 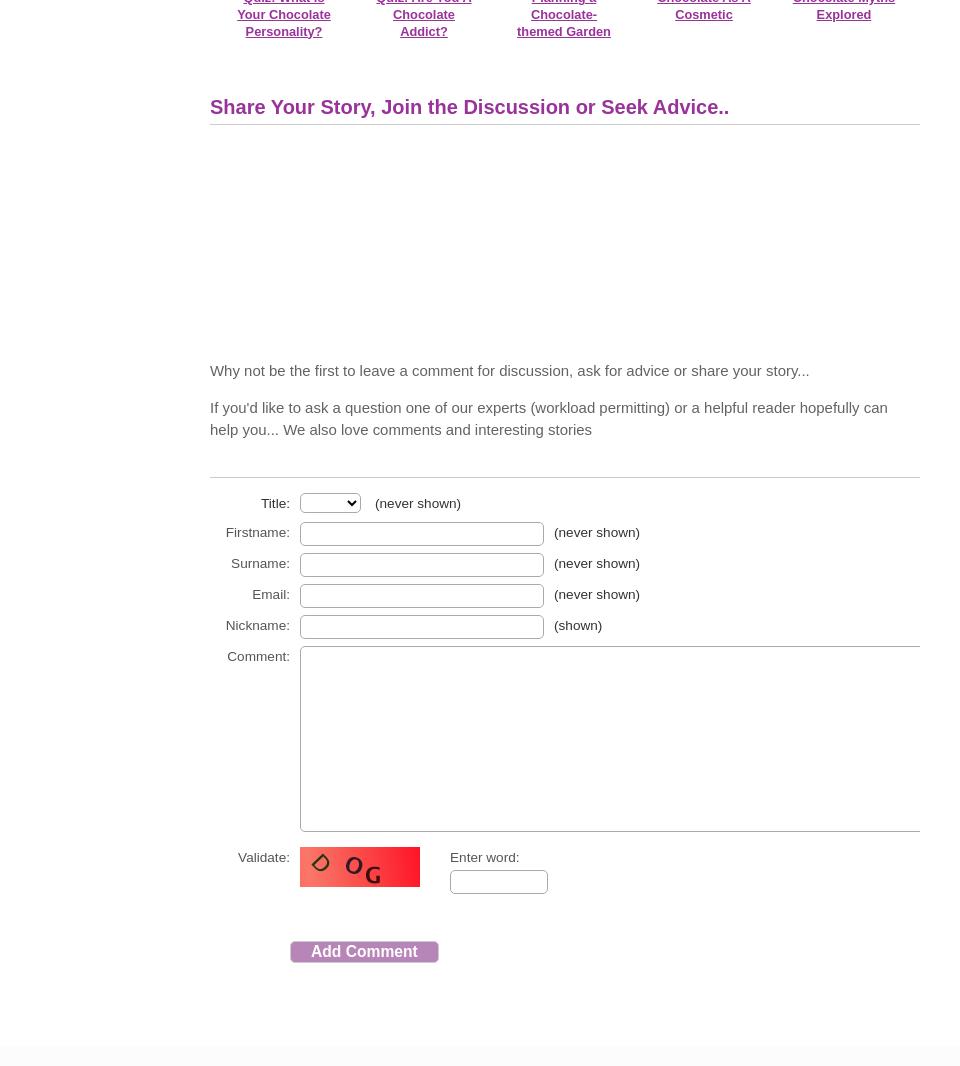 What do you see at coordinates (210, 106) in the screenshot?
I see `'Share Your Story, Join the Discussion or Seek Advice..'` at bounding box center [210, 106].